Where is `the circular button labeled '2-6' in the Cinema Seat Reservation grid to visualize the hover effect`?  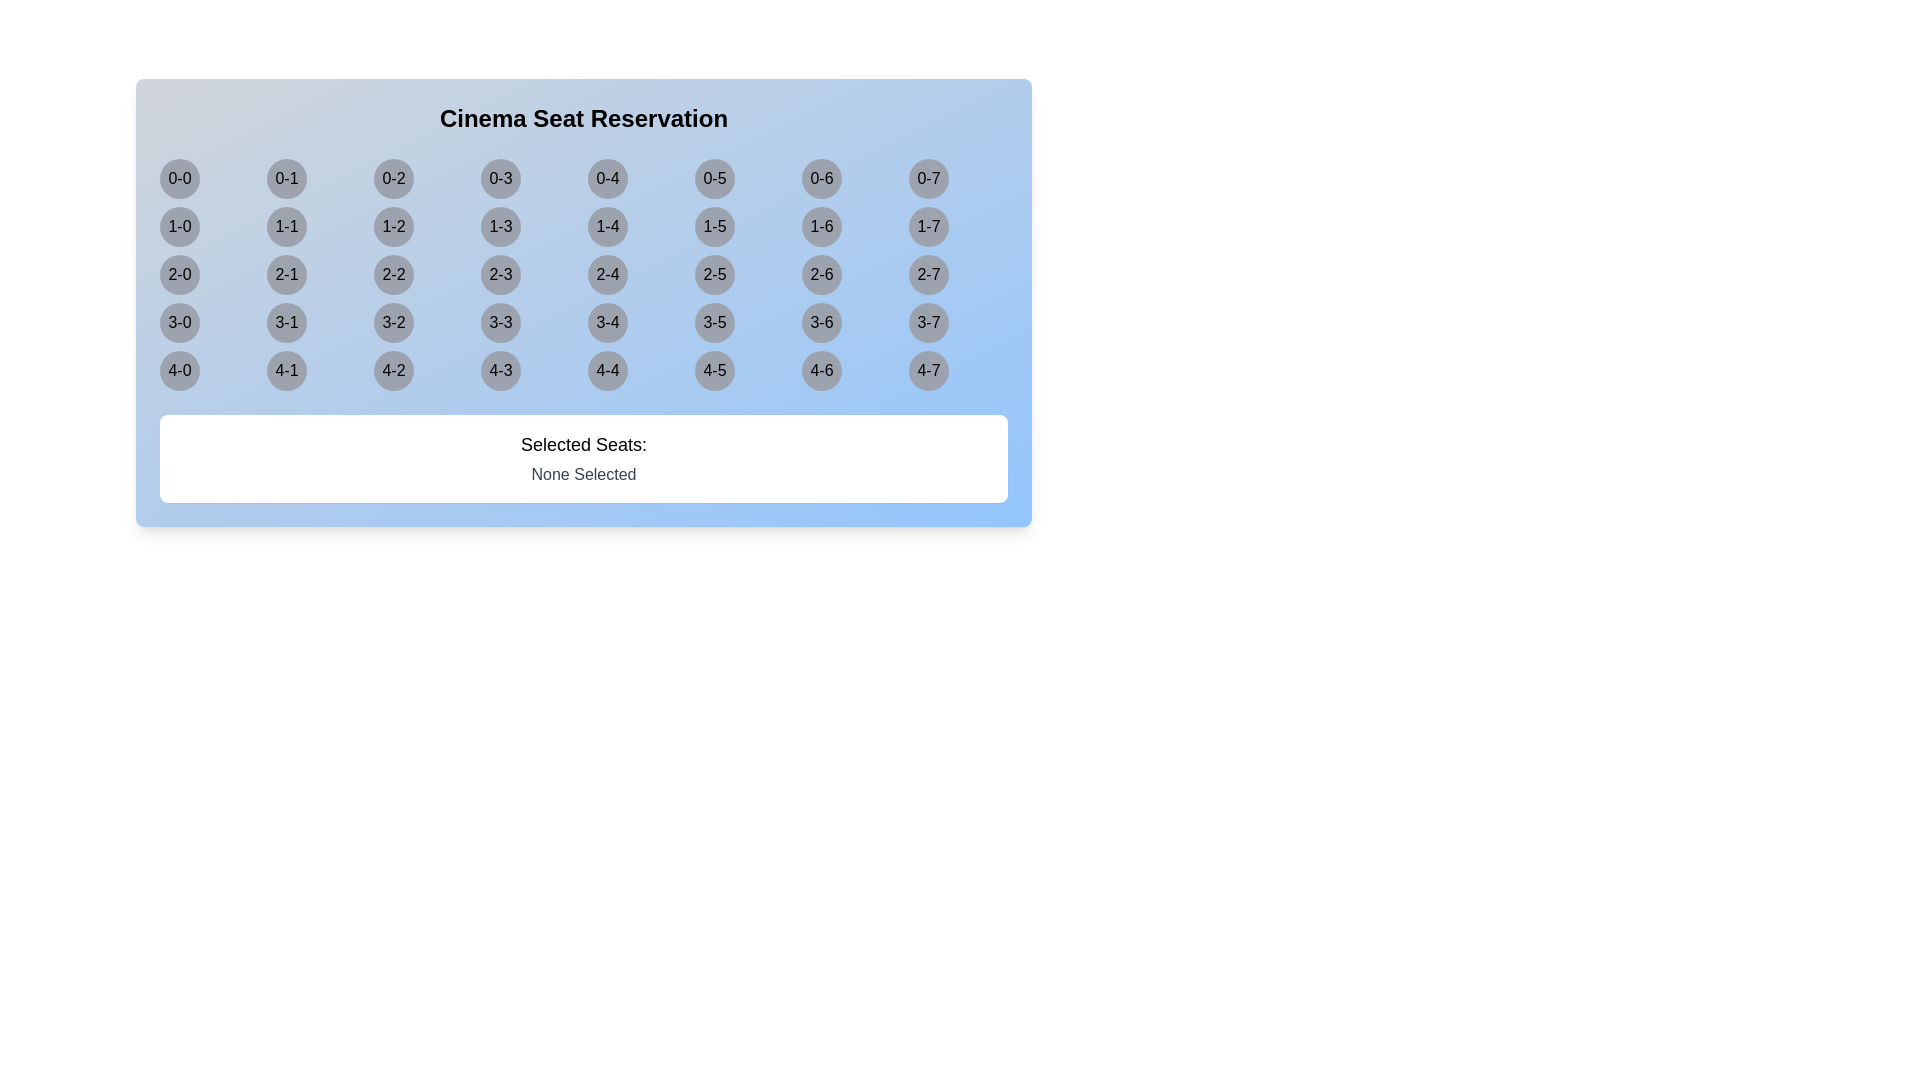
the circular button labeled '2-6' in the Cinema Seat Reservation grid to visualize the hover effect is located at coordinates (821, 274).